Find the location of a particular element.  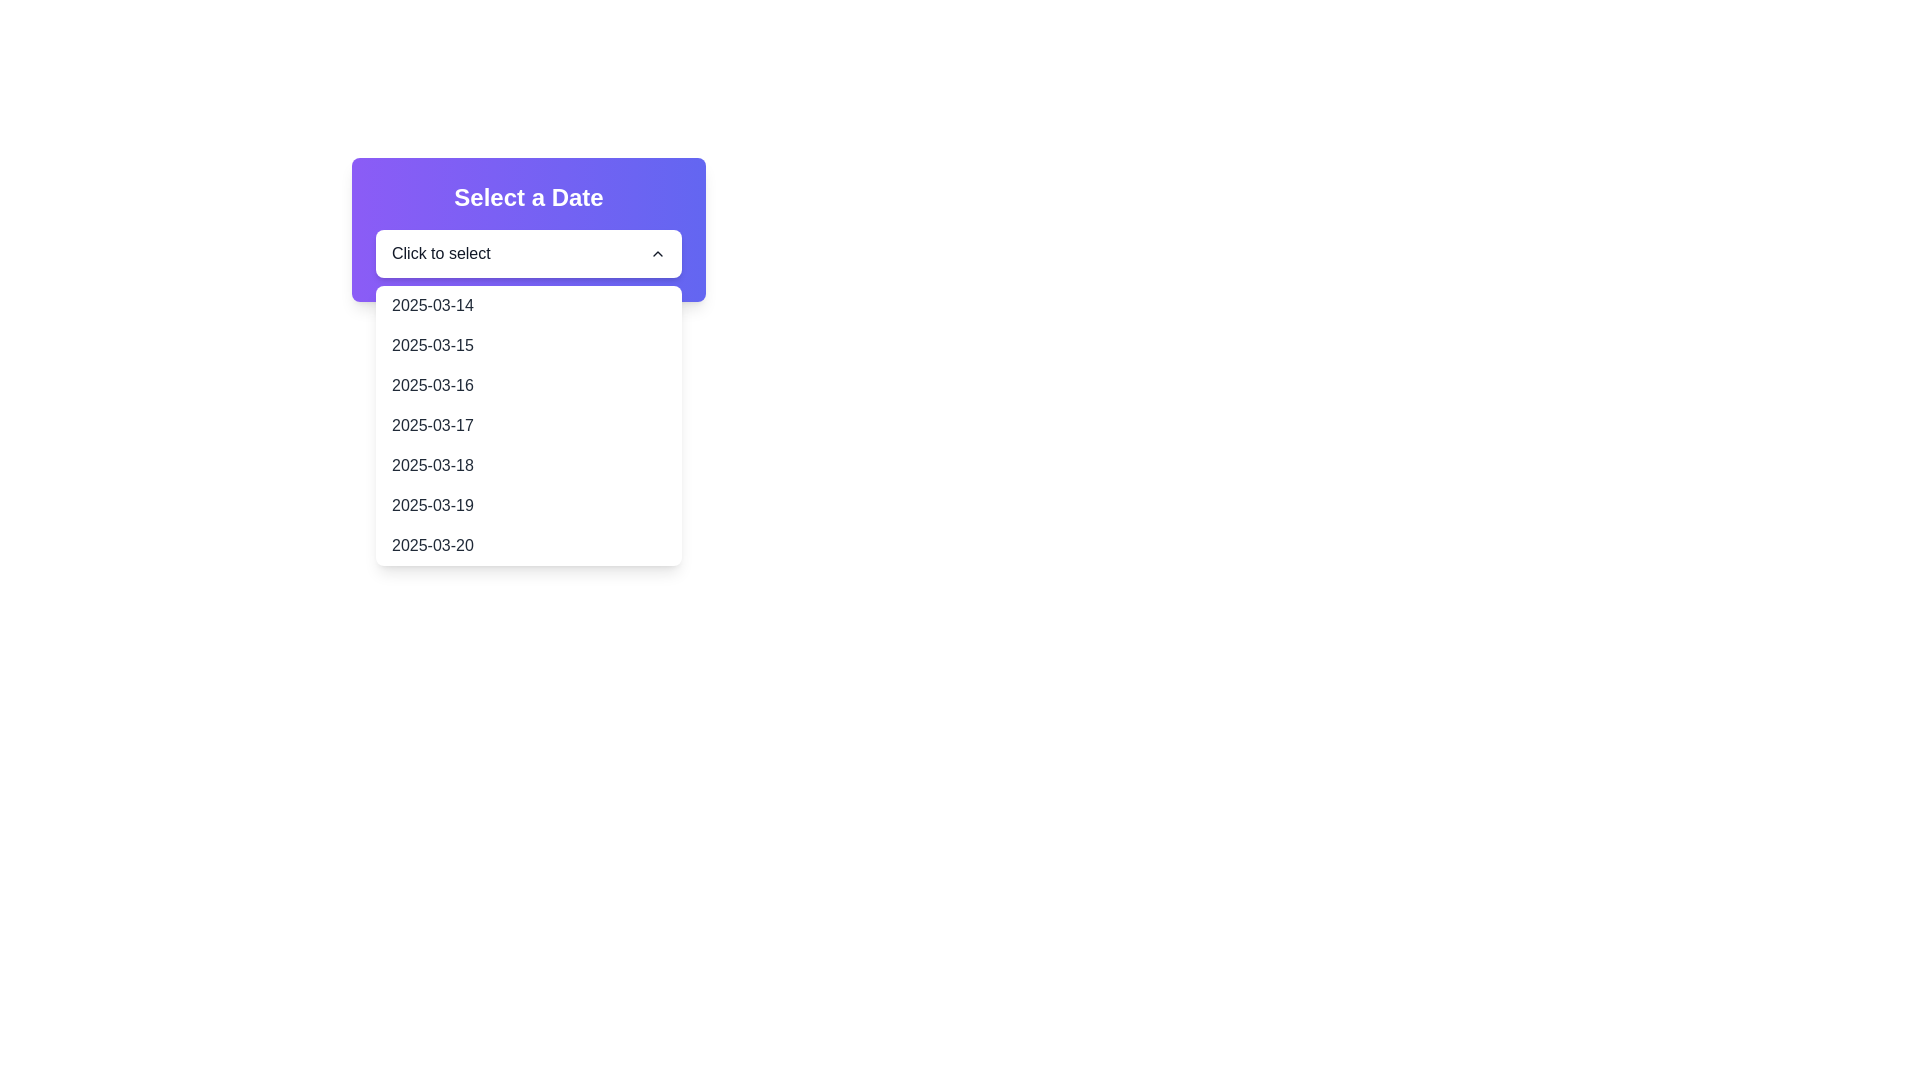

the selectable list item displaying the date '2025-03-19' within the dropdown menu labeled 'Select a Date' is located at coordinates (431, 504).